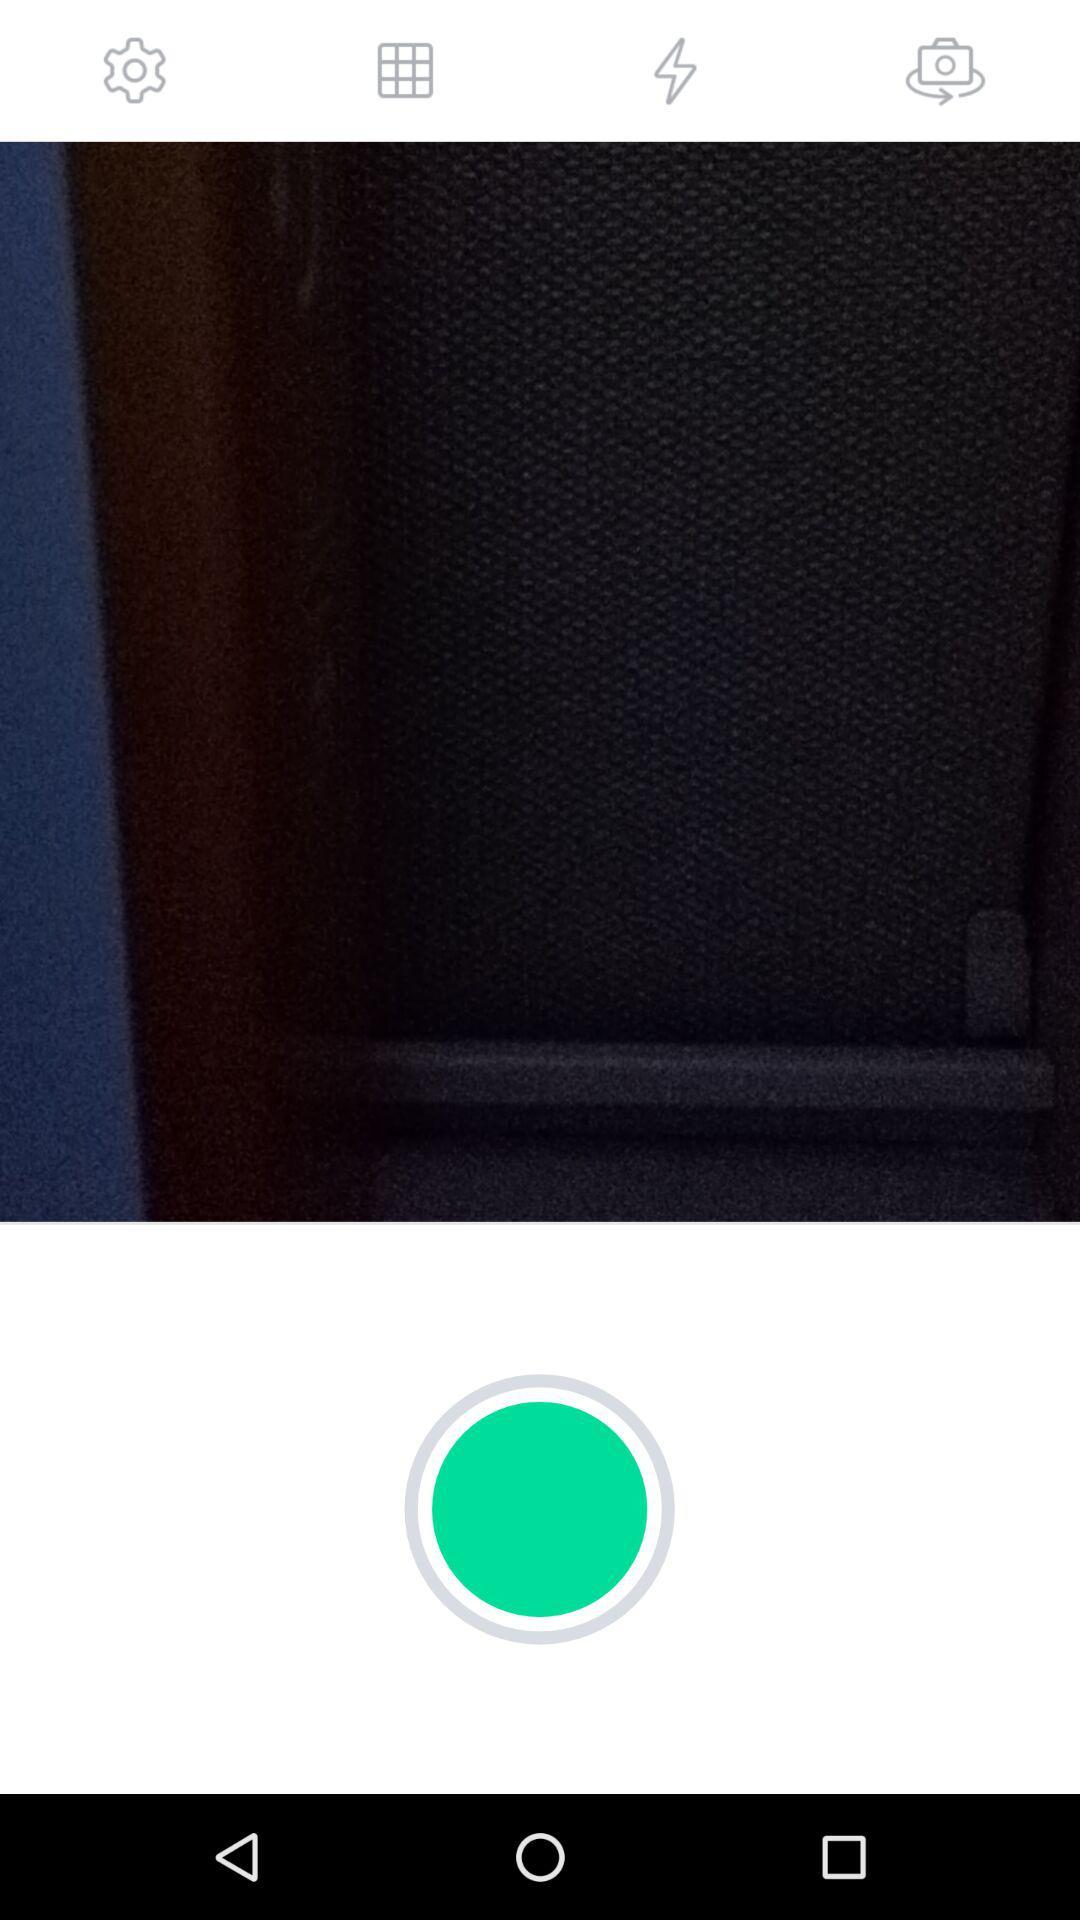  What do you see at coordinates (675, 70) in the screenshot?
I see `flash` at bounding box center [675, 70].